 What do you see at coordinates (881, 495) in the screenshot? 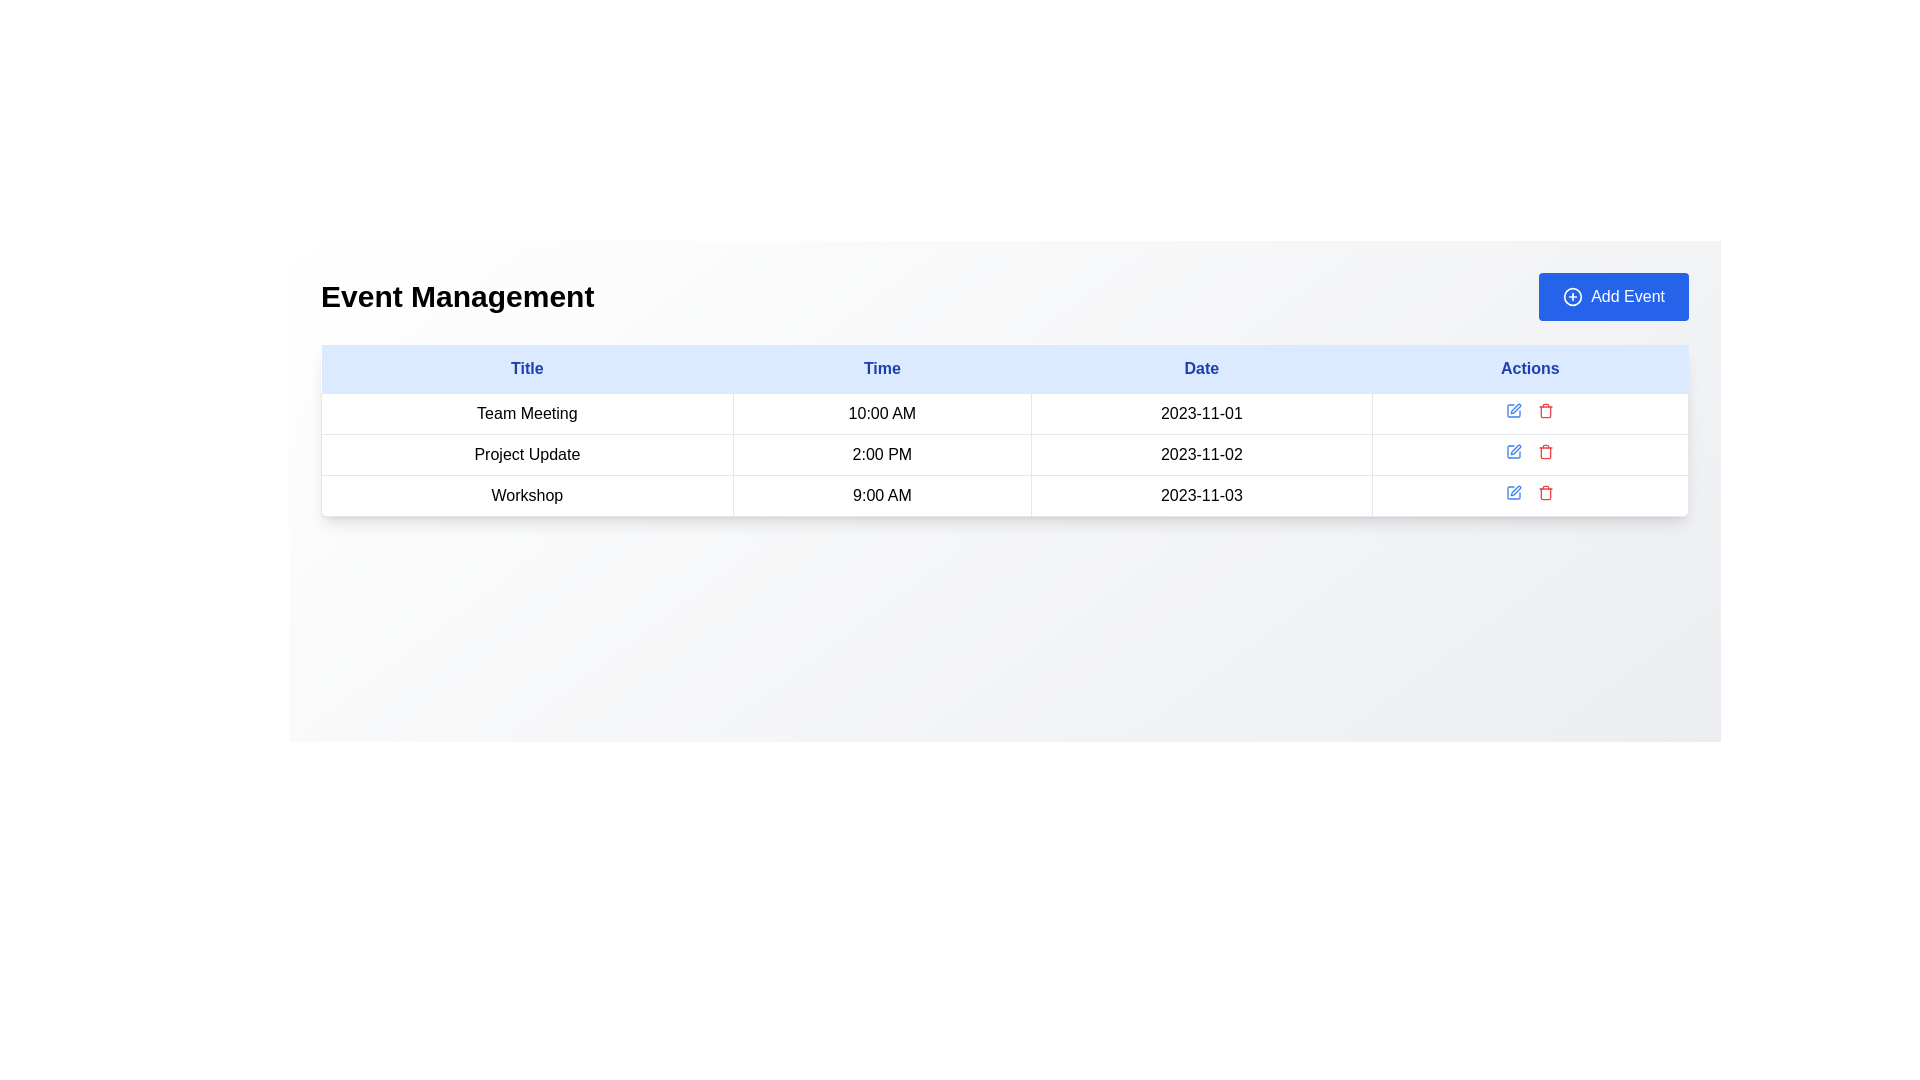
I see `the static text element displaying '9:00 AM' in the 'Time' column of the table for the 'Workshop' event` at bounding box center [881, 495].